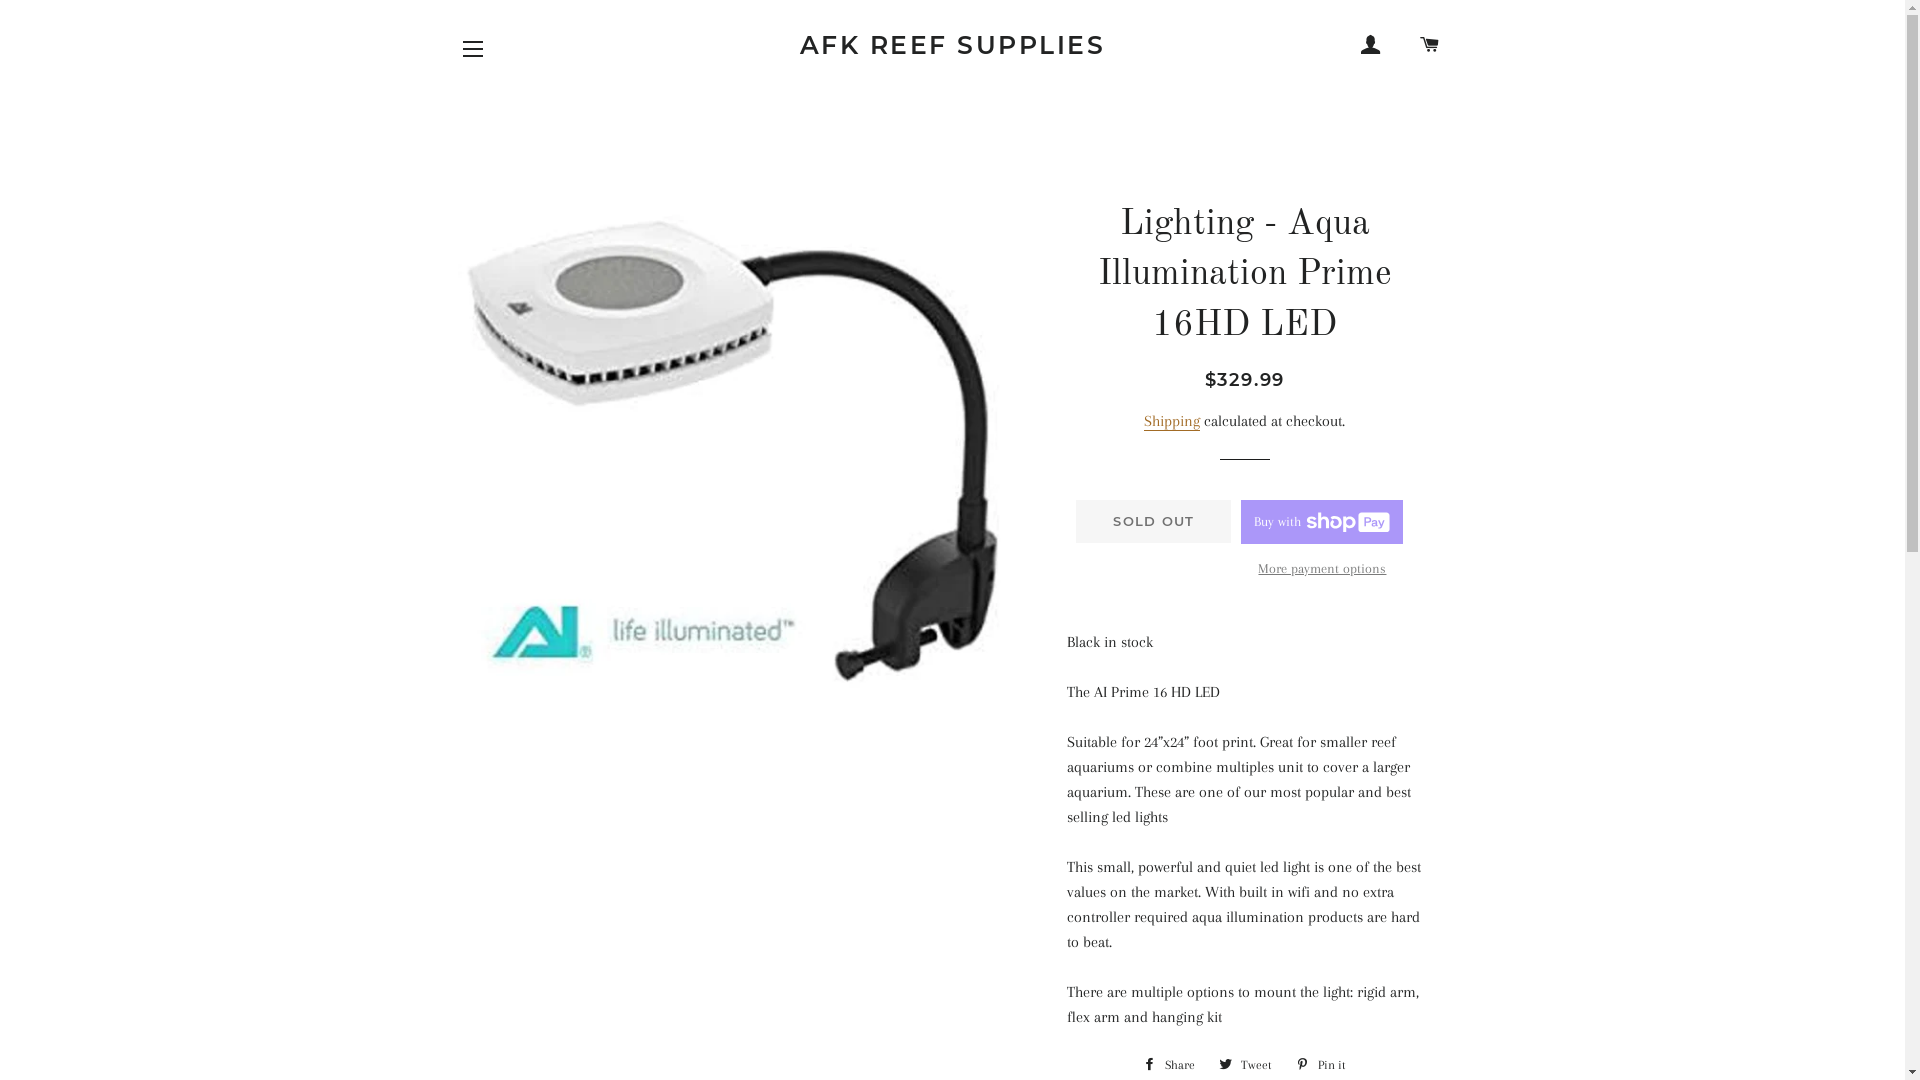  I want to click on 'CART', so click(1428, 45).